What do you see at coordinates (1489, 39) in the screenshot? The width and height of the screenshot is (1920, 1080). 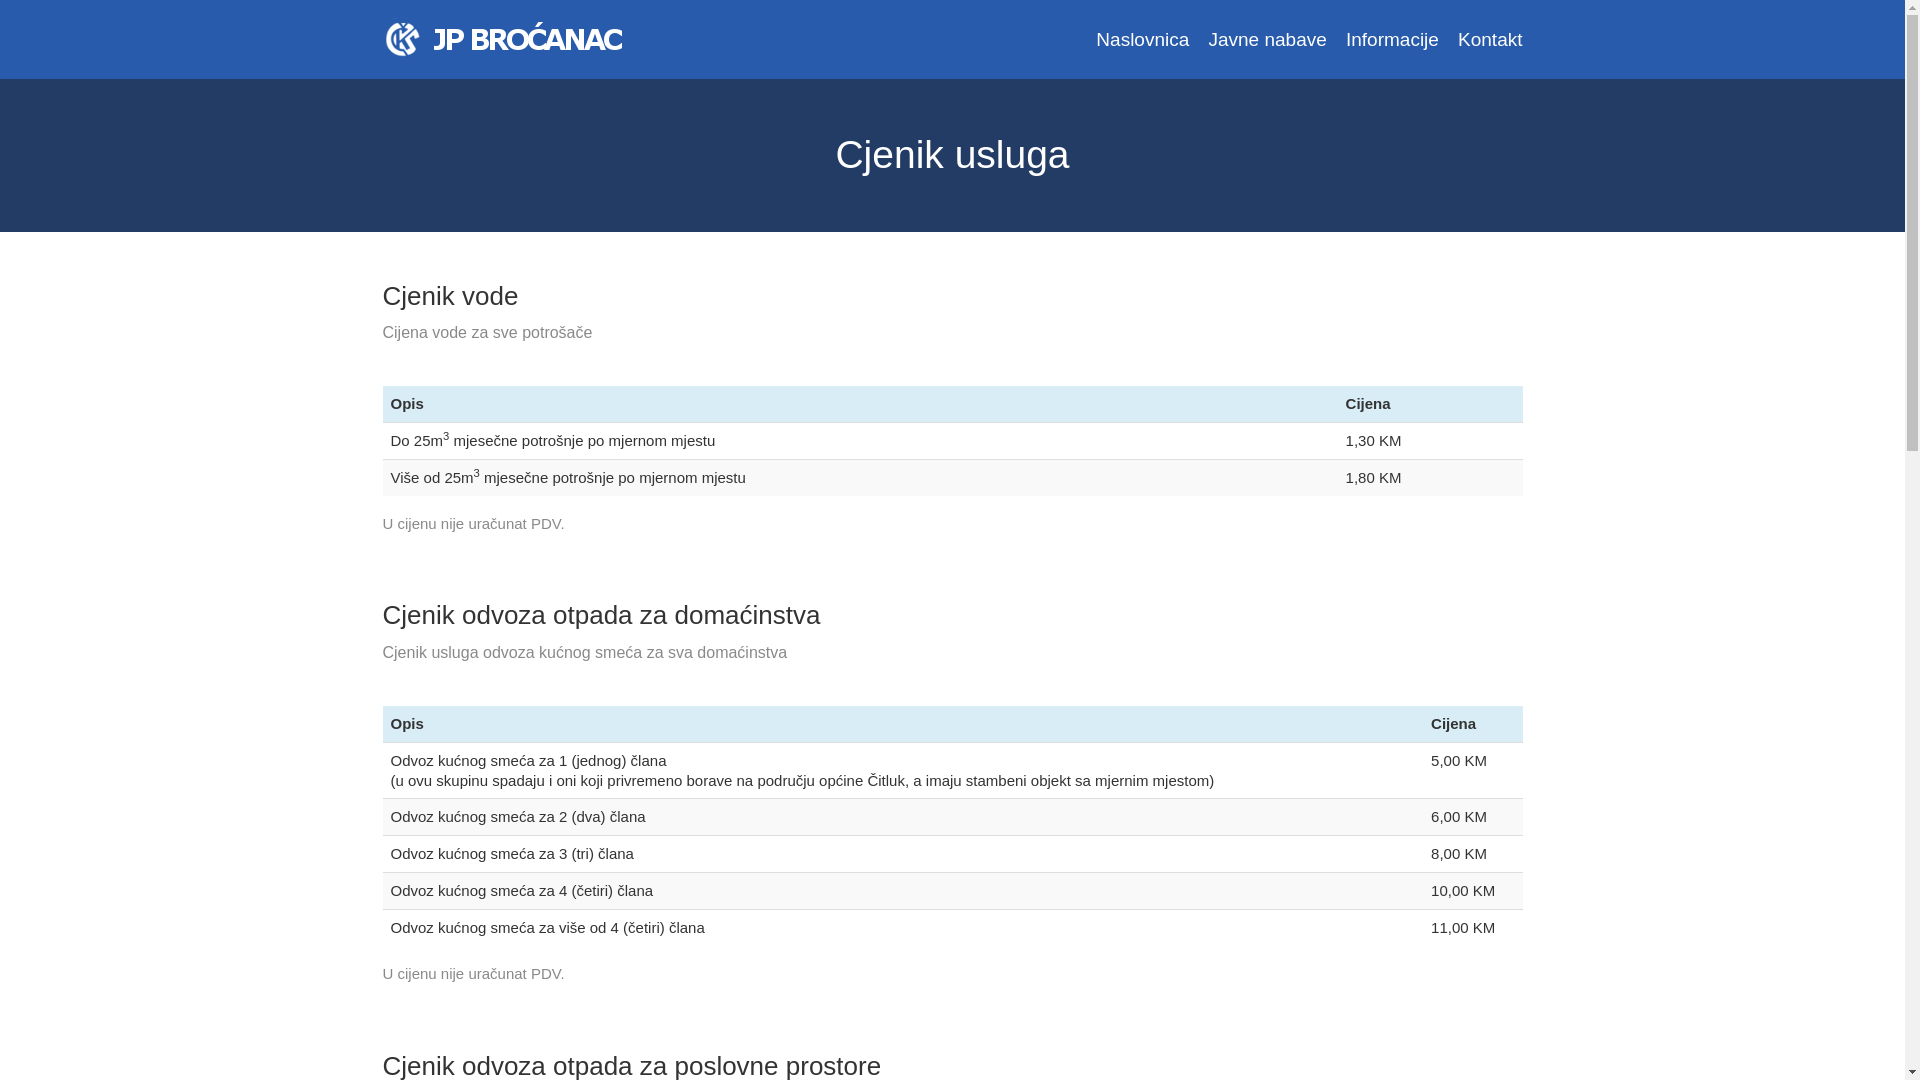 I see `'Kontakt'` at bounding box center [1489, 39].